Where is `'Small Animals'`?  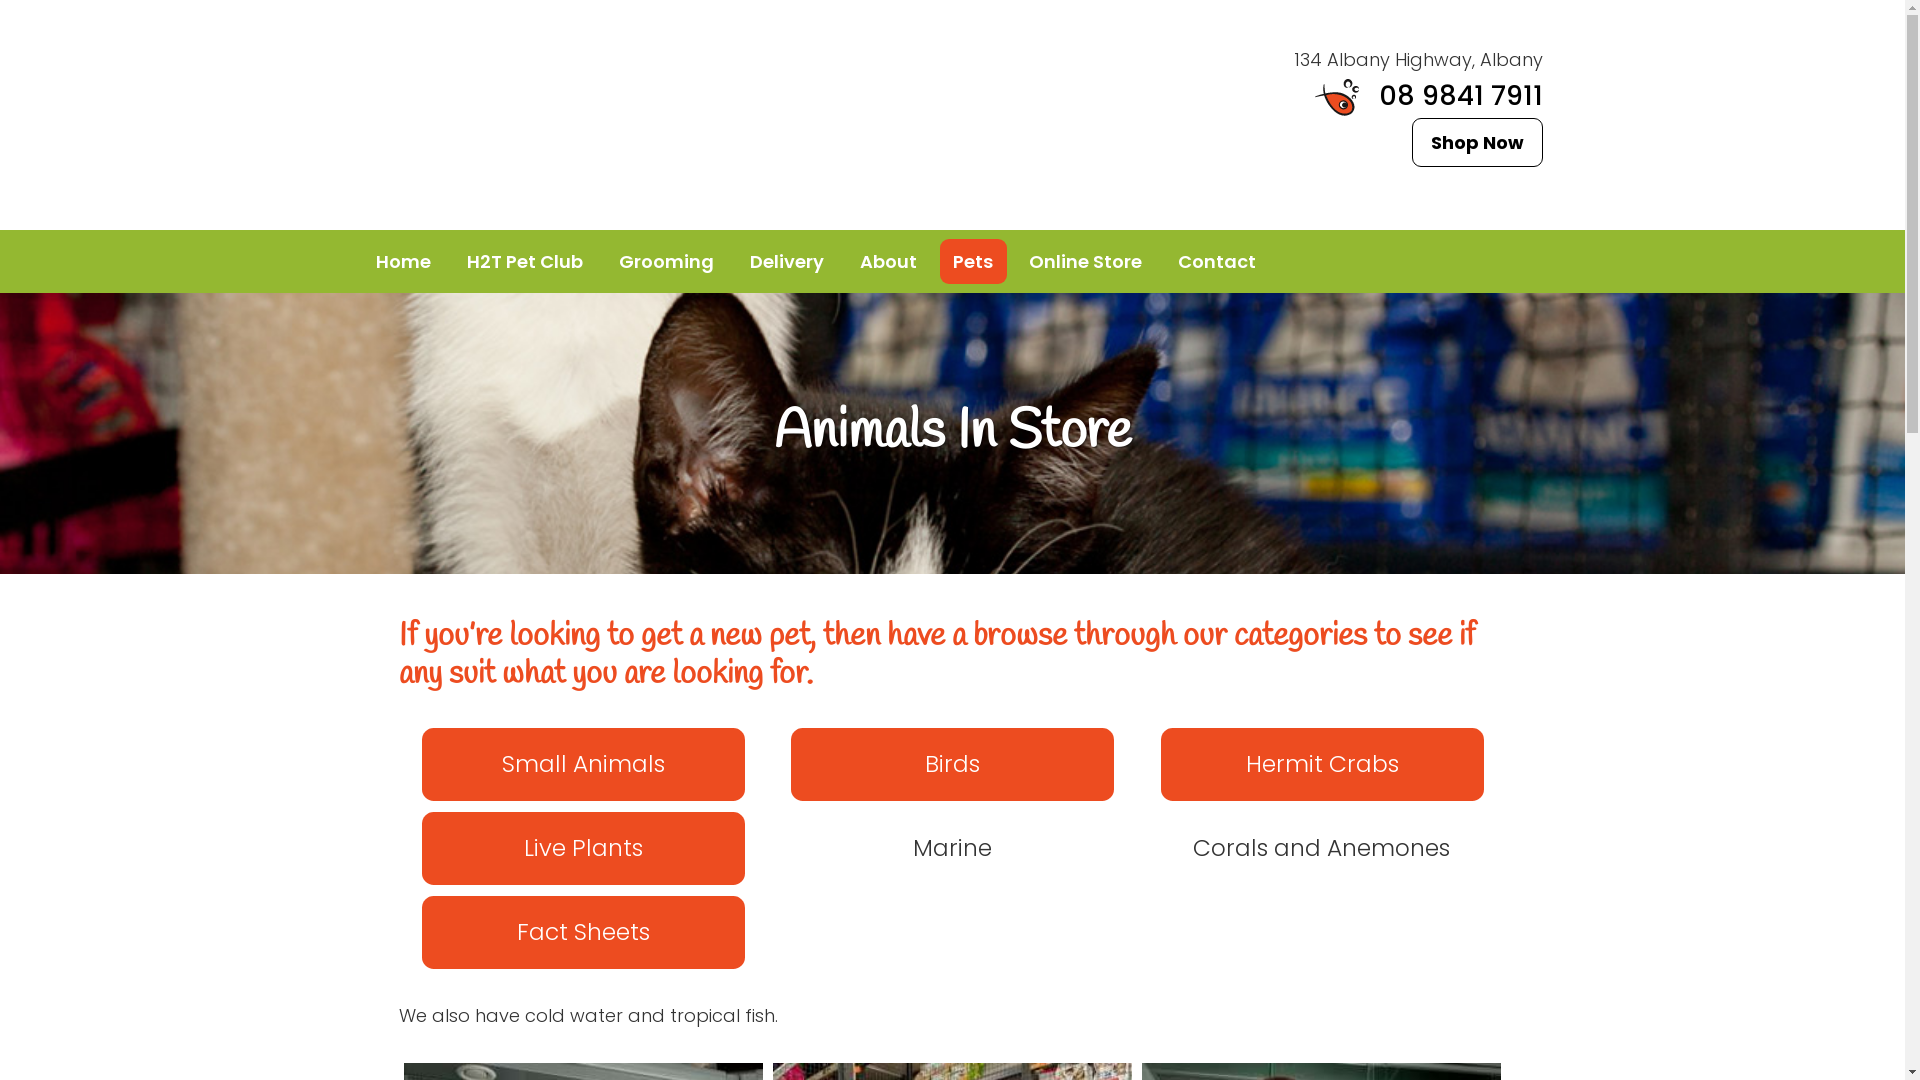 'Small Animals' is located at coordinates (582, 764).